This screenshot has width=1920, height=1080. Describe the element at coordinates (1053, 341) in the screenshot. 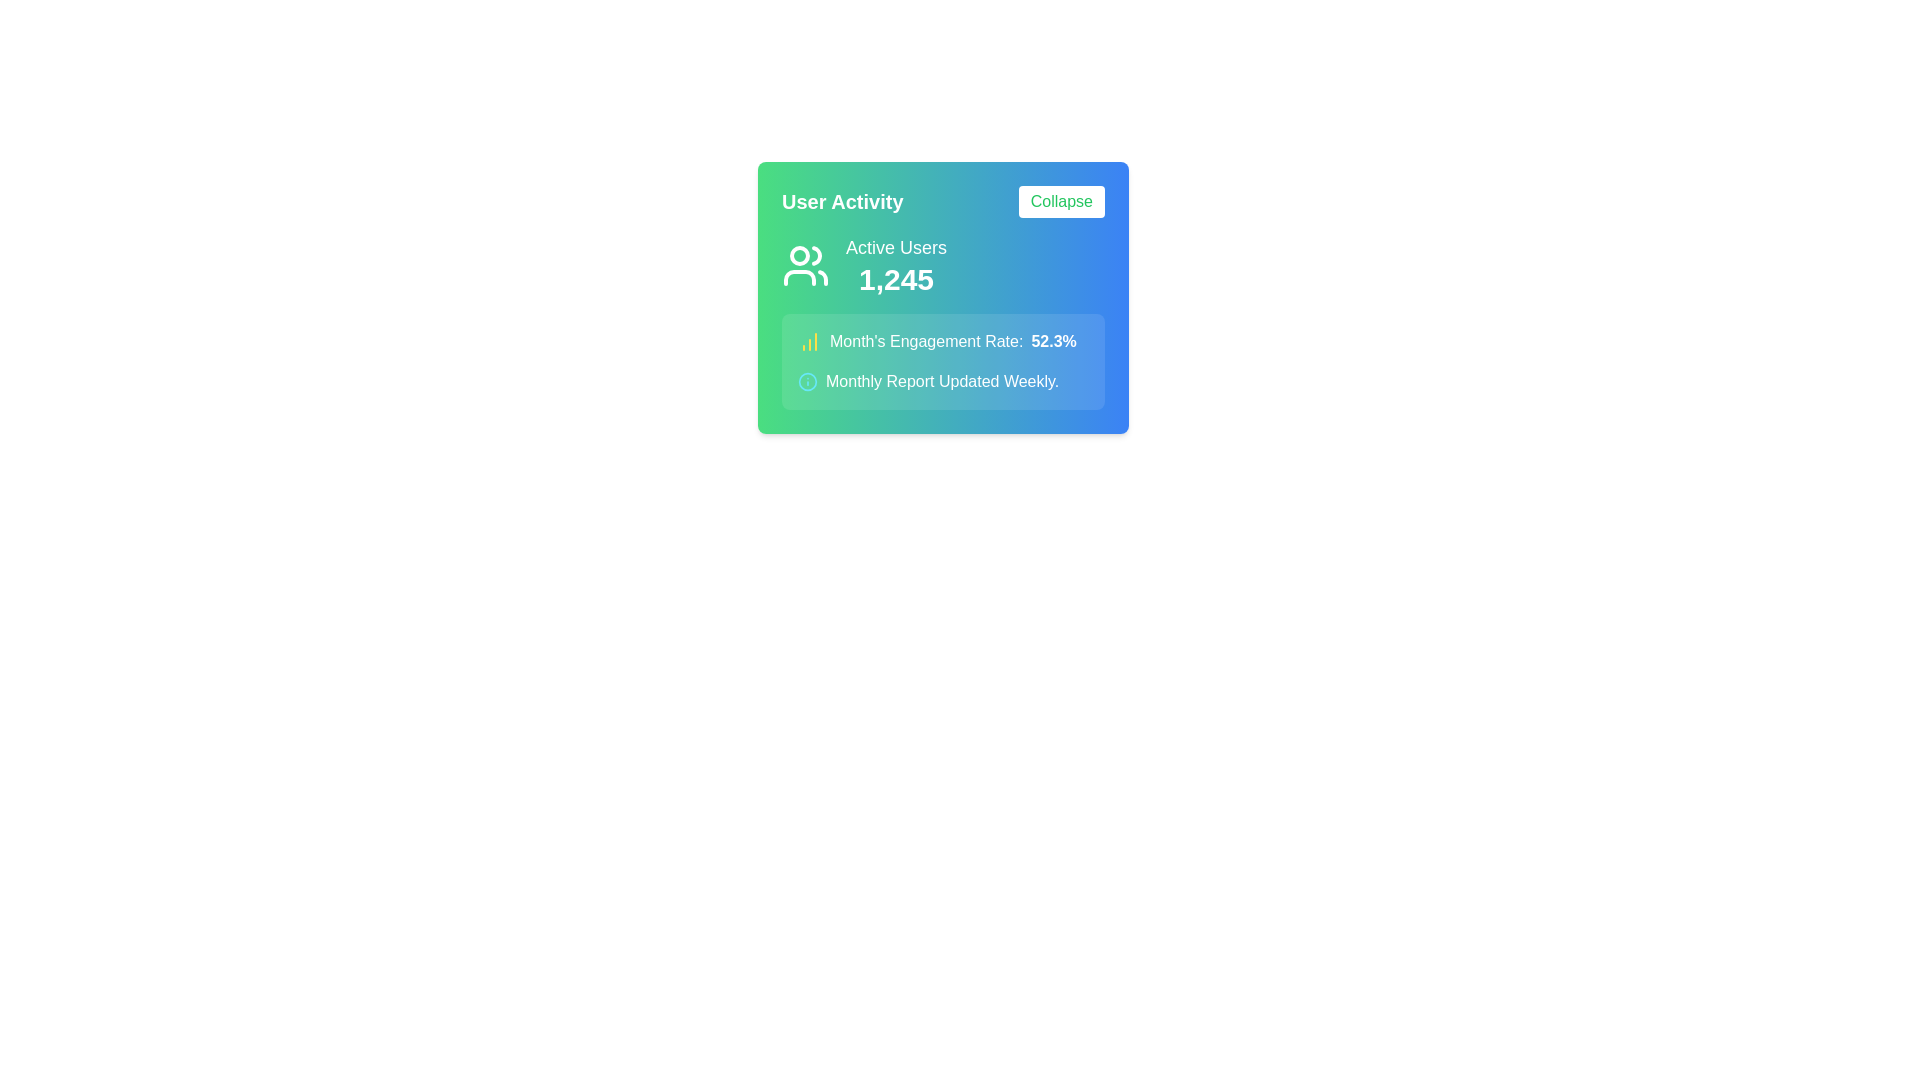

I see `the Text label displaying '52.3%' in bold, white typography, which is located in the 'User Activity' card section, under 'Month's Engagement Rate:' and to the right of the yellow chart icon` at that location.